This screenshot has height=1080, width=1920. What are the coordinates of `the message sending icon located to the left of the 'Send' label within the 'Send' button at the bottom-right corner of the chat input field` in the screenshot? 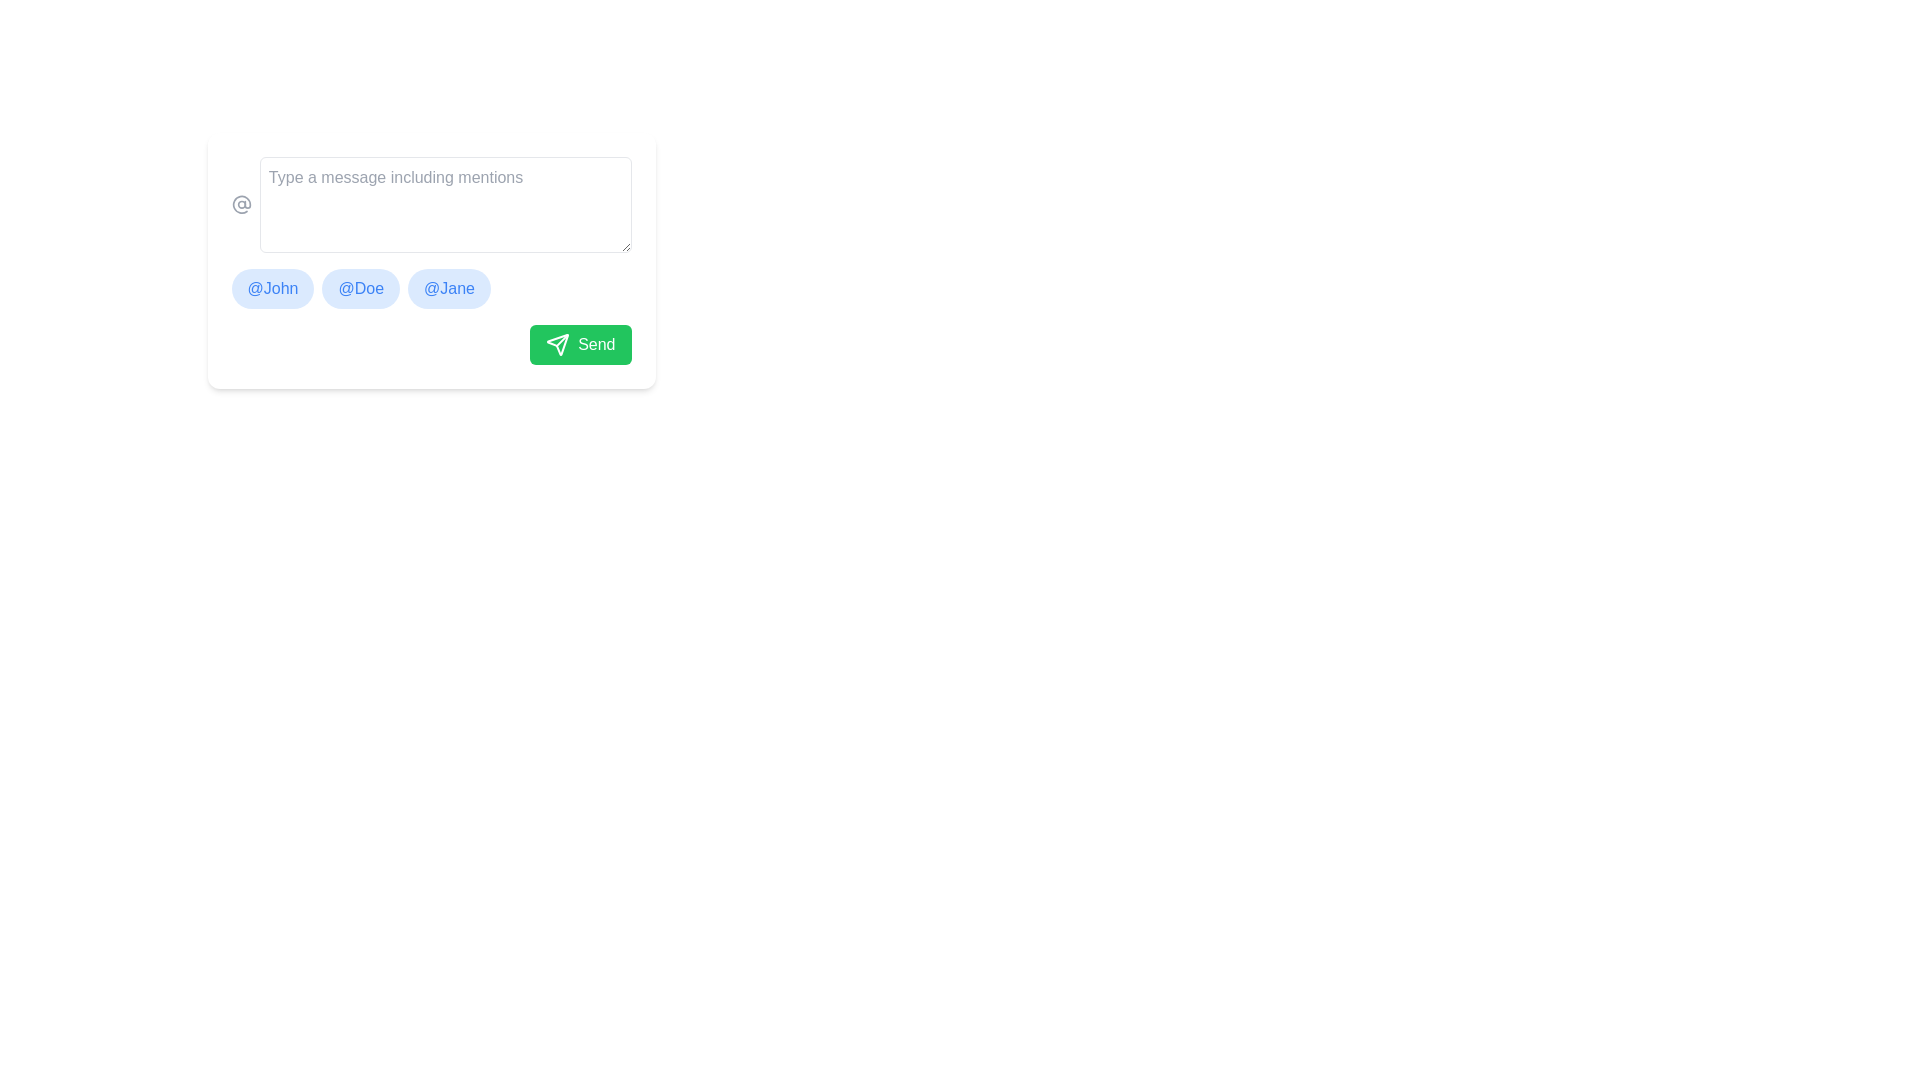 It's located at (558, 343).